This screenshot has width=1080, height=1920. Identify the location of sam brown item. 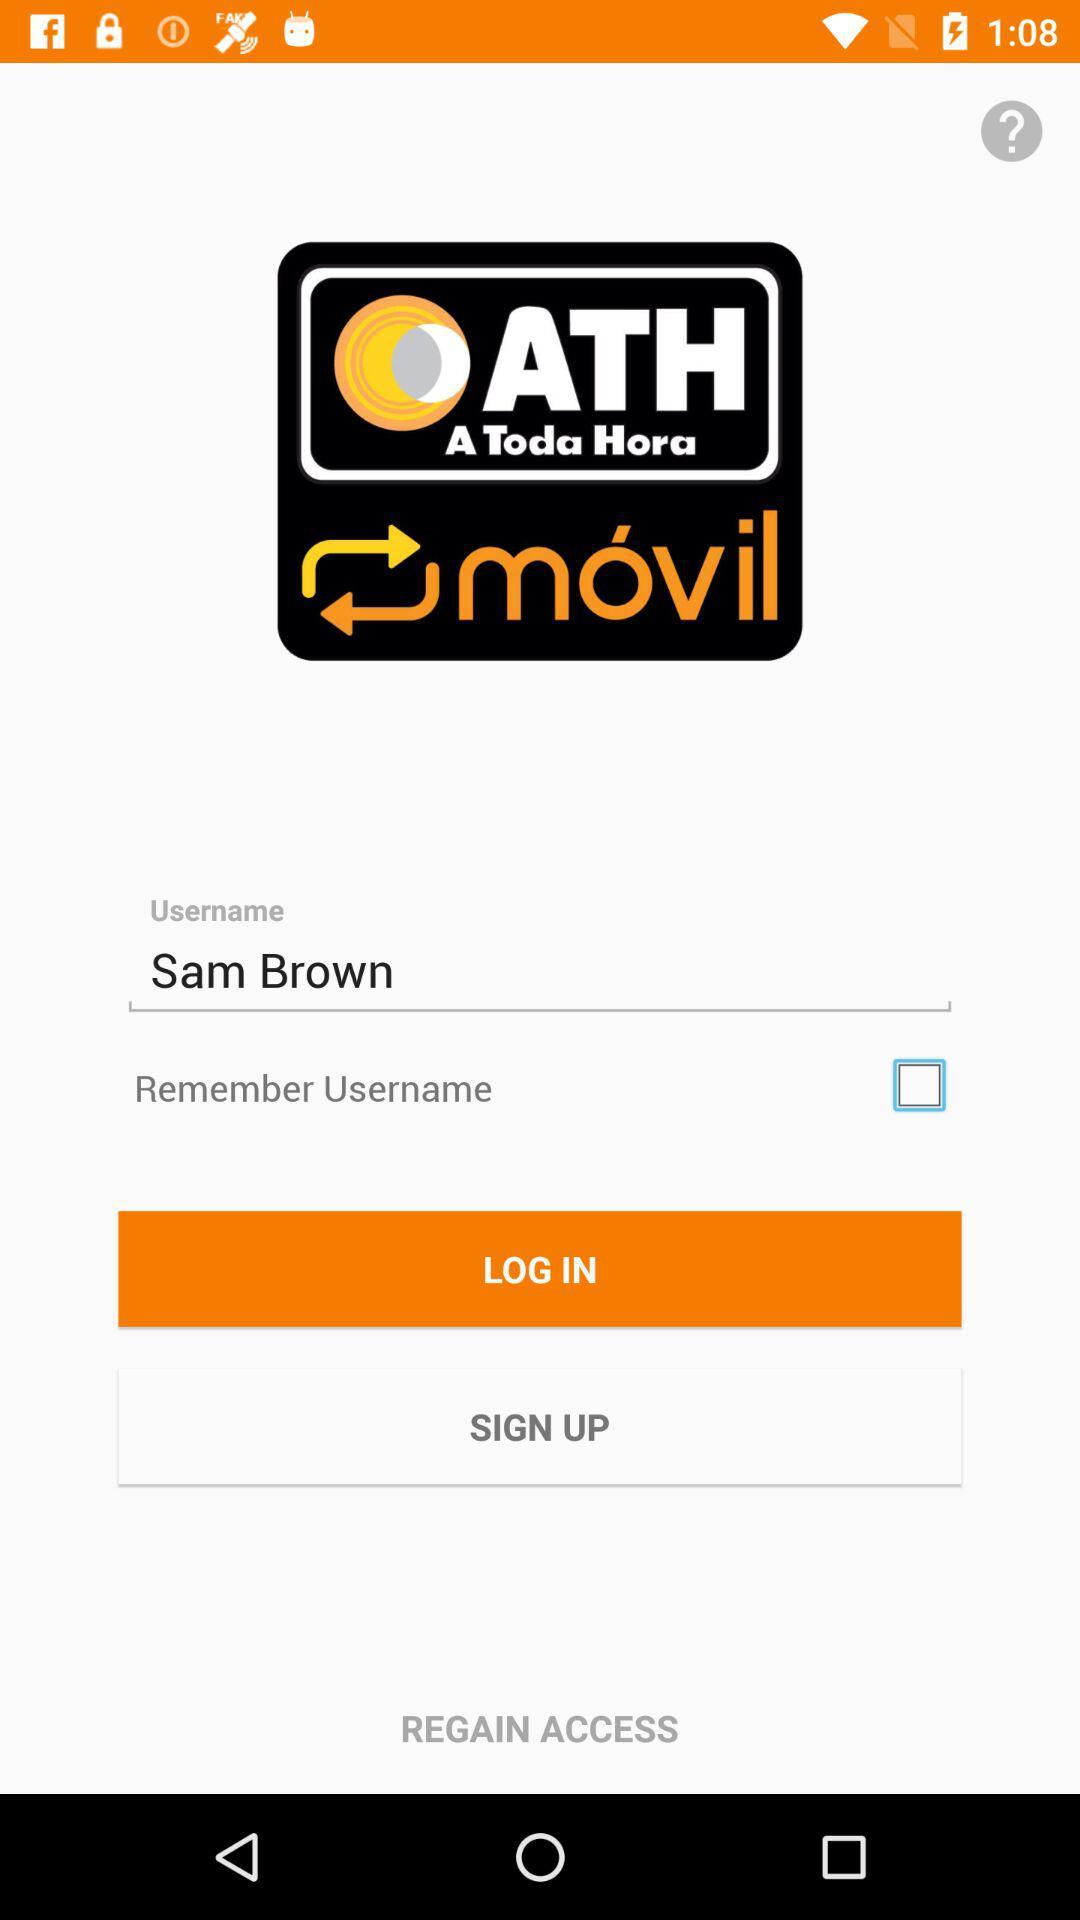
(540, 970).